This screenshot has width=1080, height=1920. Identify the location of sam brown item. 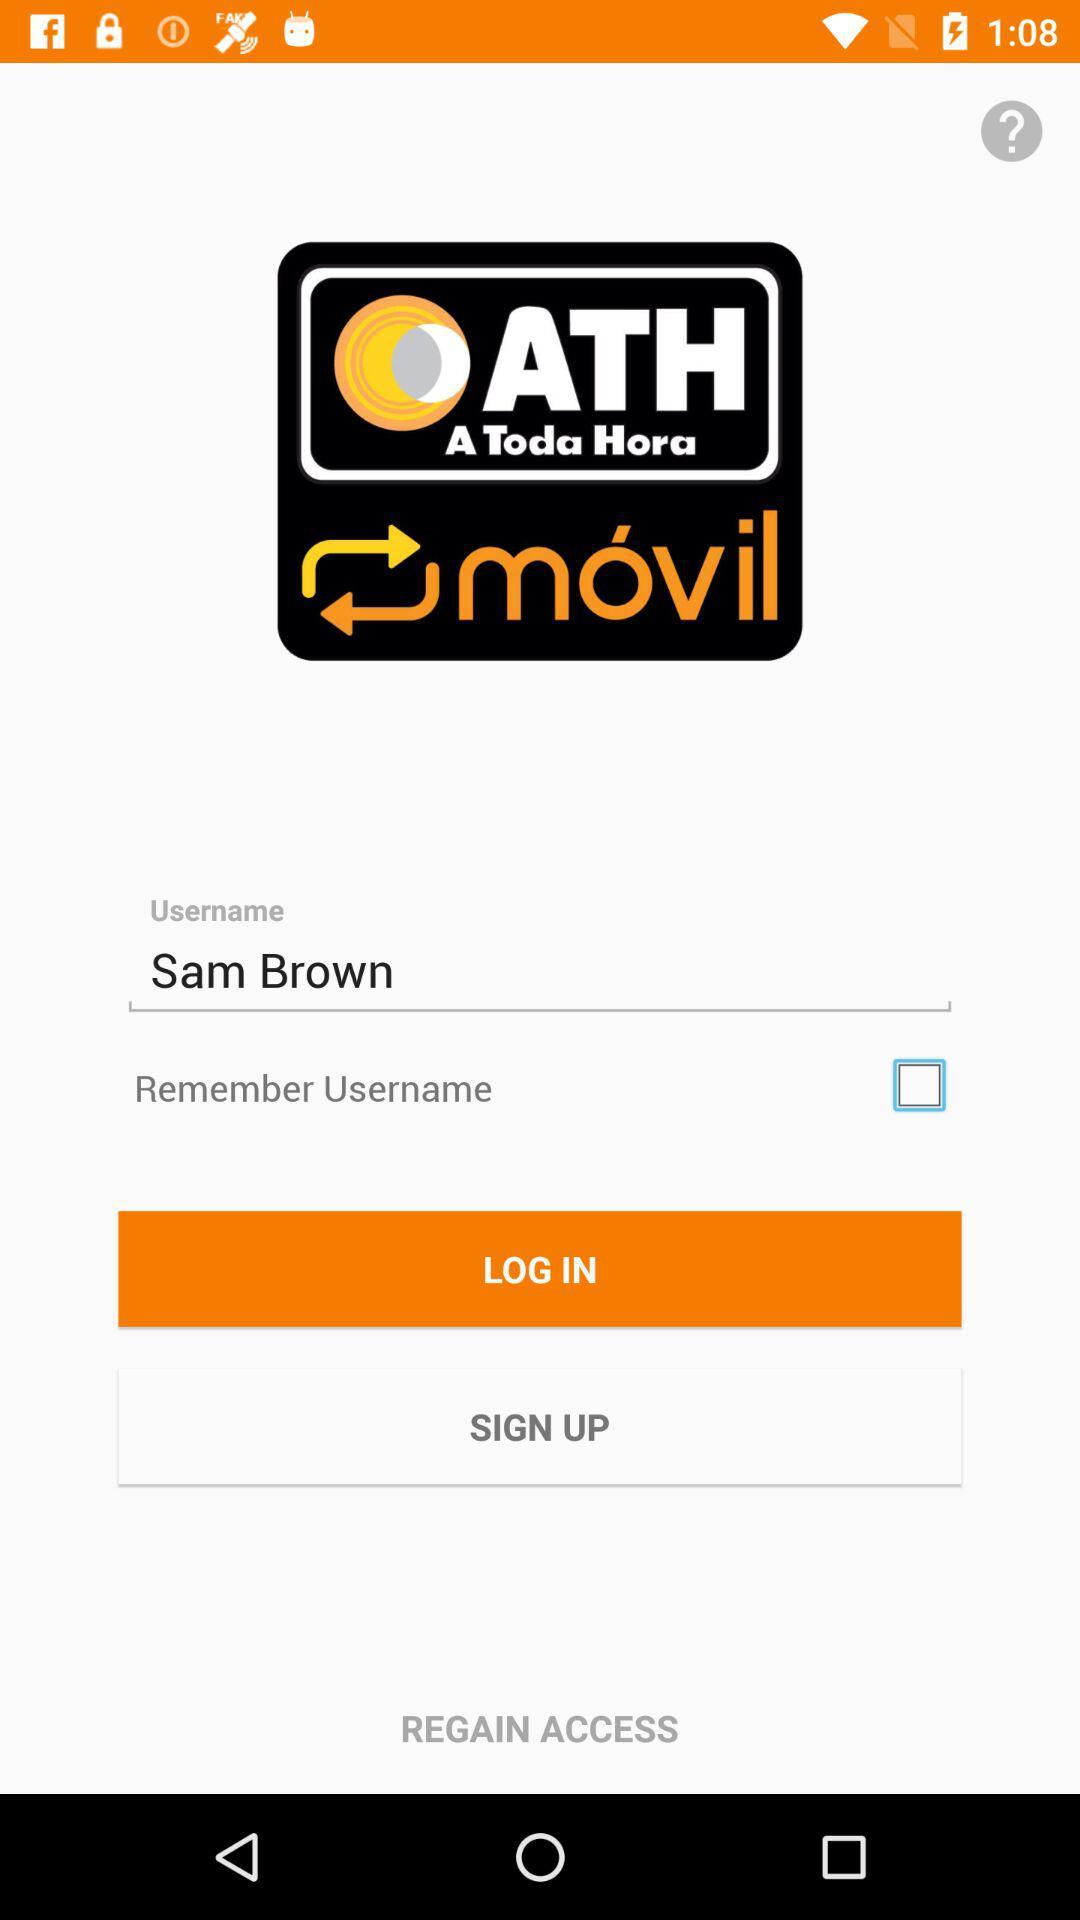
(540, 970).